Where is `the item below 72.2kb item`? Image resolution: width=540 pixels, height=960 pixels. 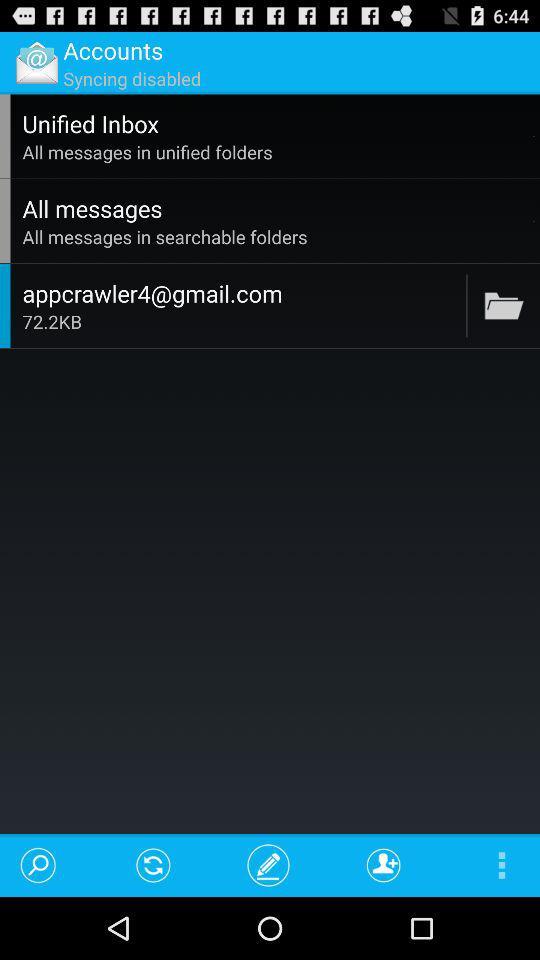
the item below 72.2kb item is located at coordinates (268, 864).